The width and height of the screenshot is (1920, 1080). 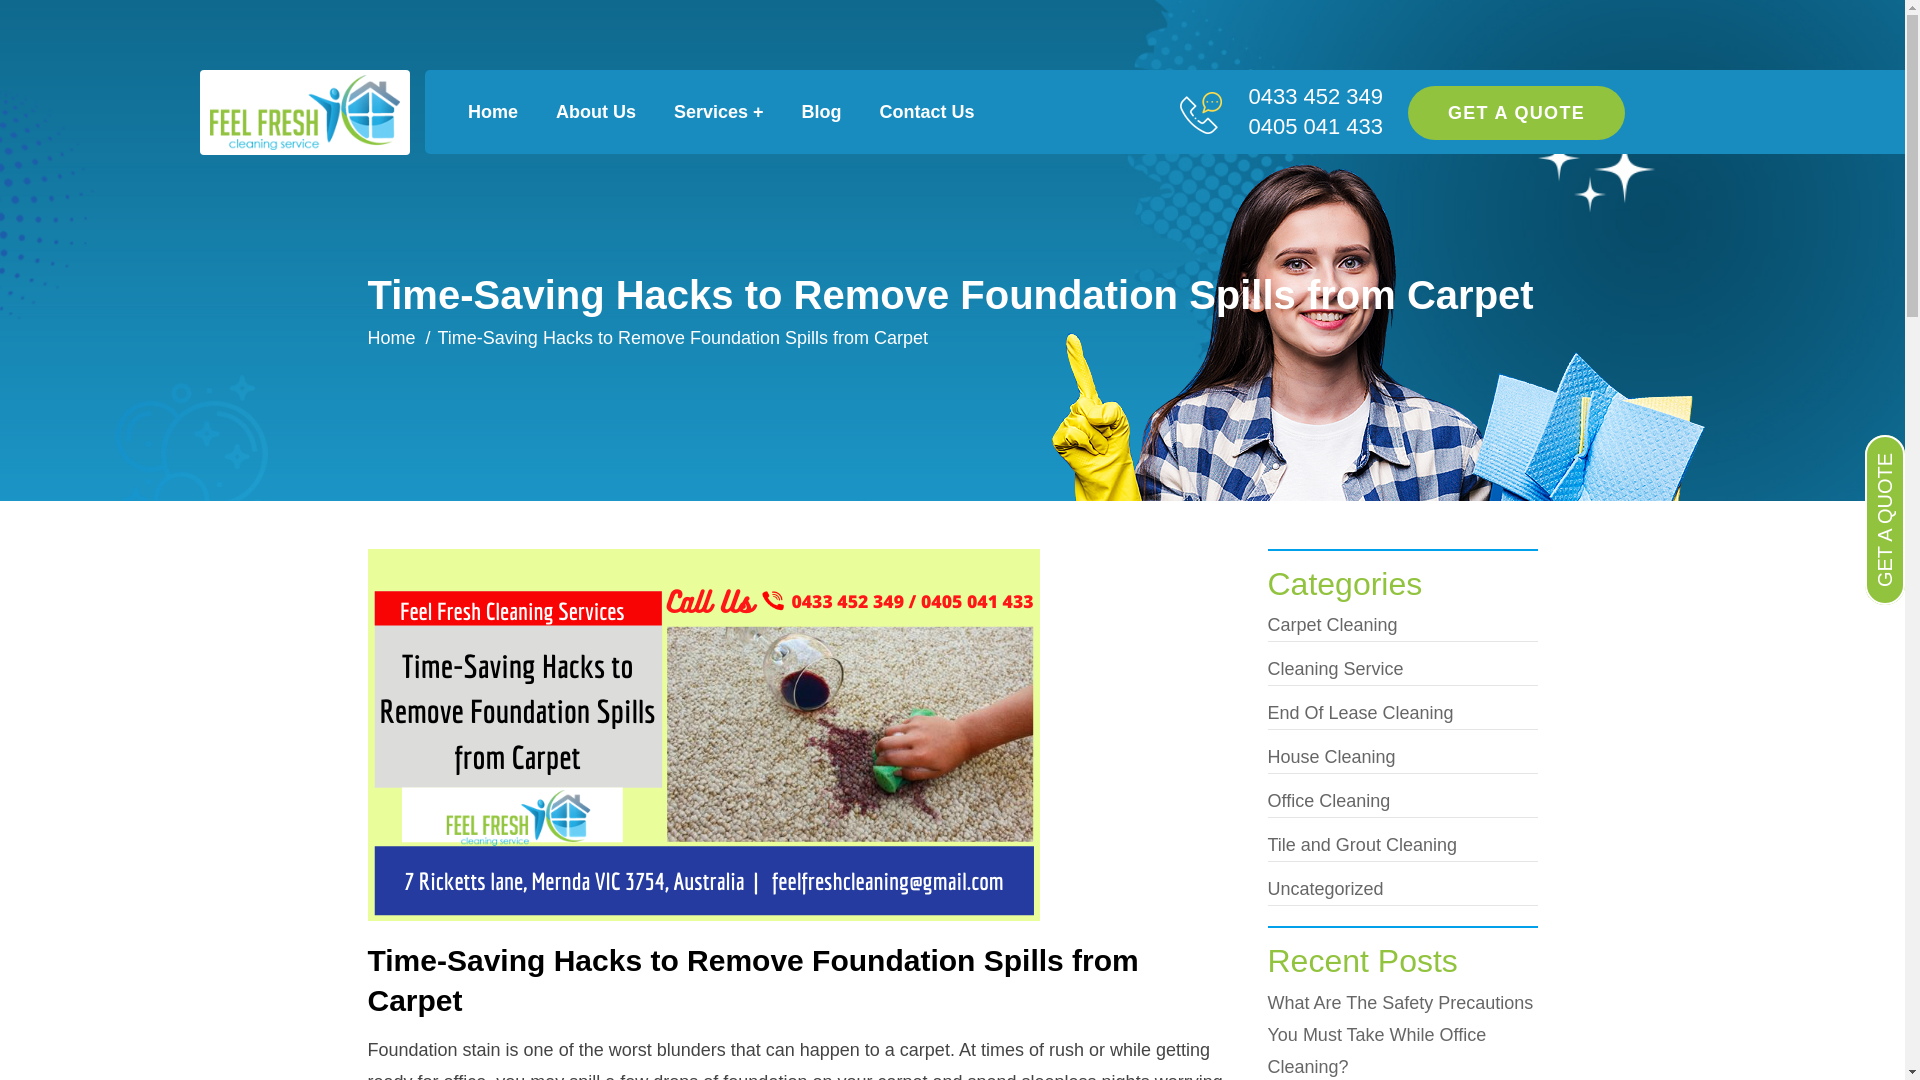 I want to click on 'House Cleaning', so click(x=1401, y=757).